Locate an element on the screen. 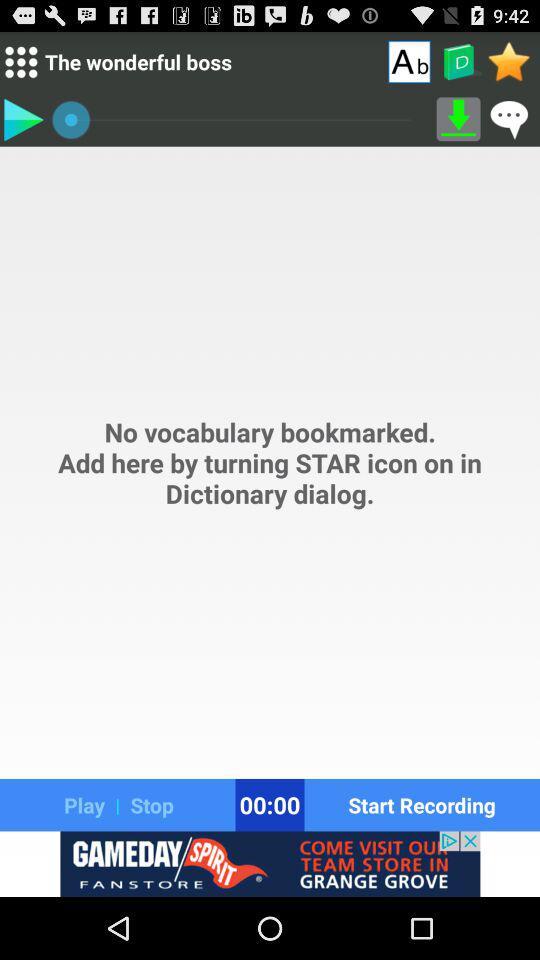  the chat icon is located at coordinates (509, 126).